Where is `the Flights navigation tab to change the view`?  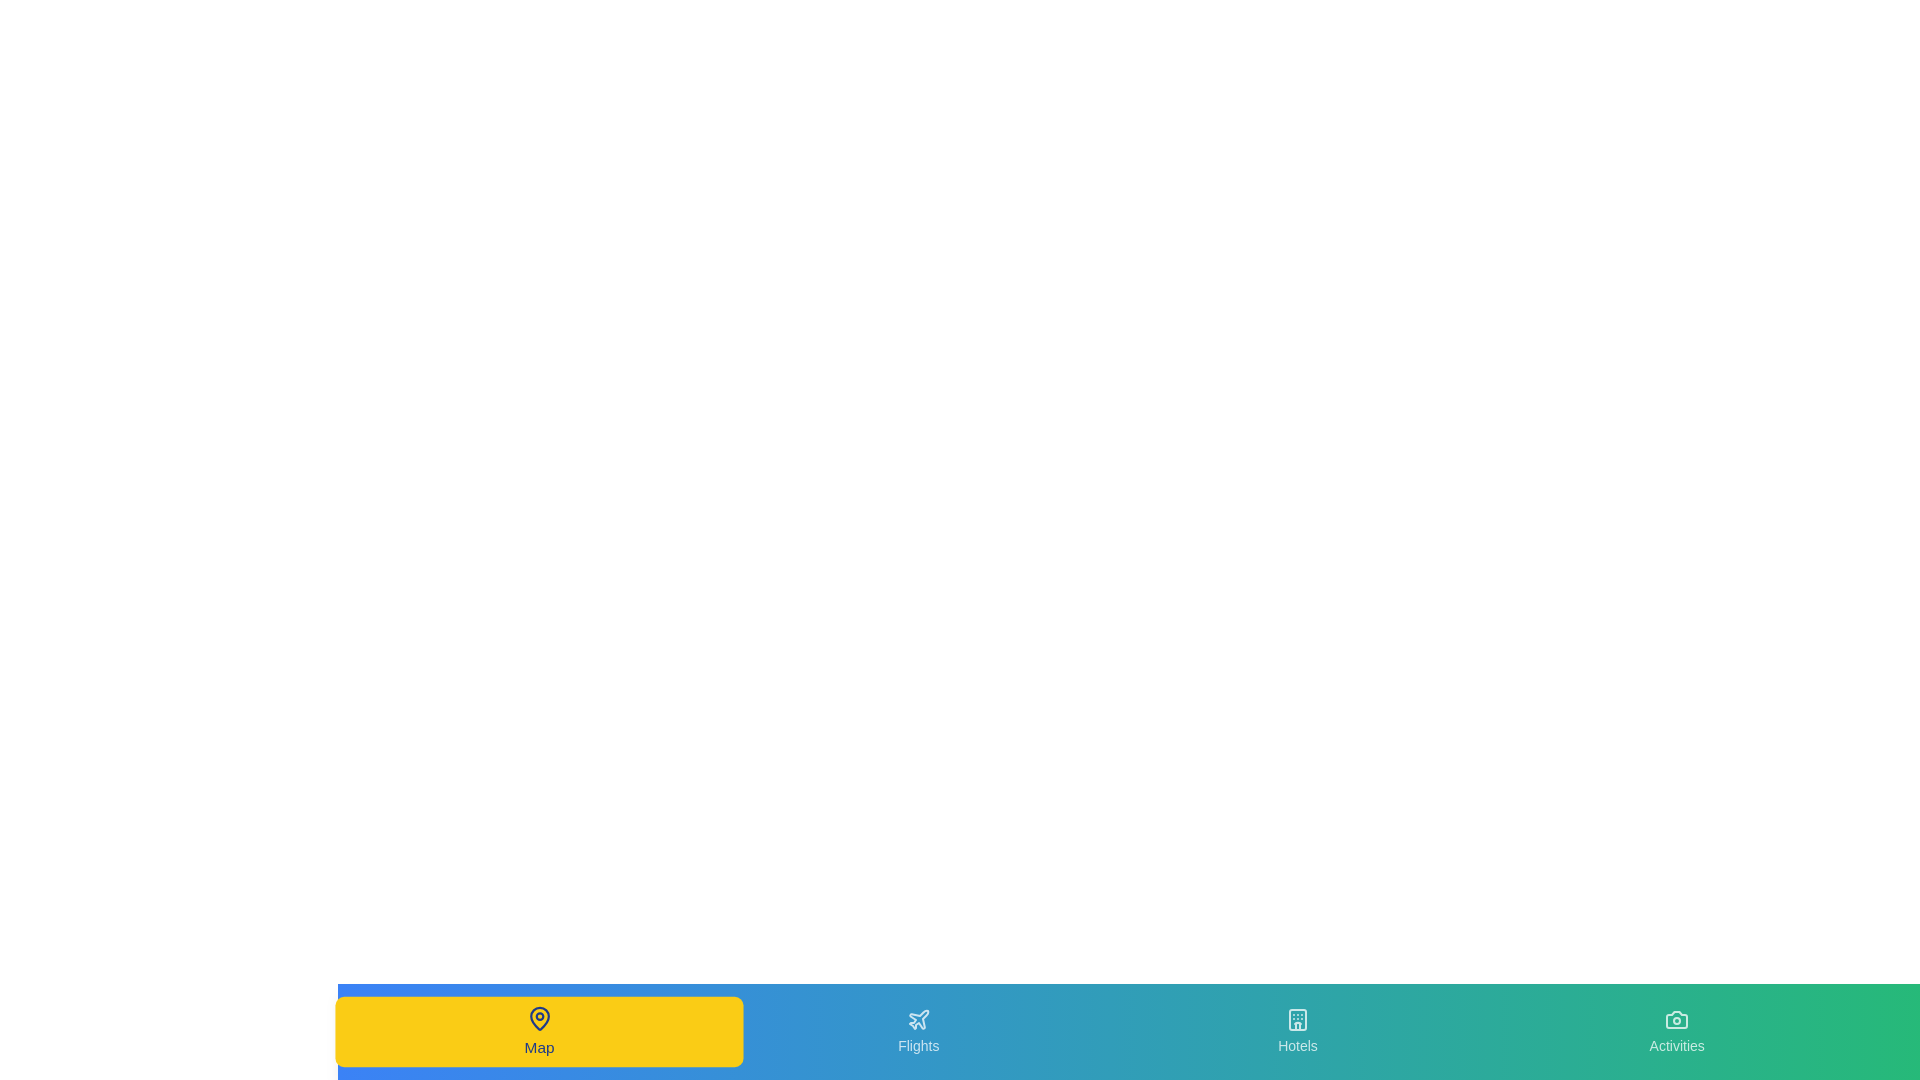 the Flights navigation tab to change the view is located at coordinates (917, 1032).